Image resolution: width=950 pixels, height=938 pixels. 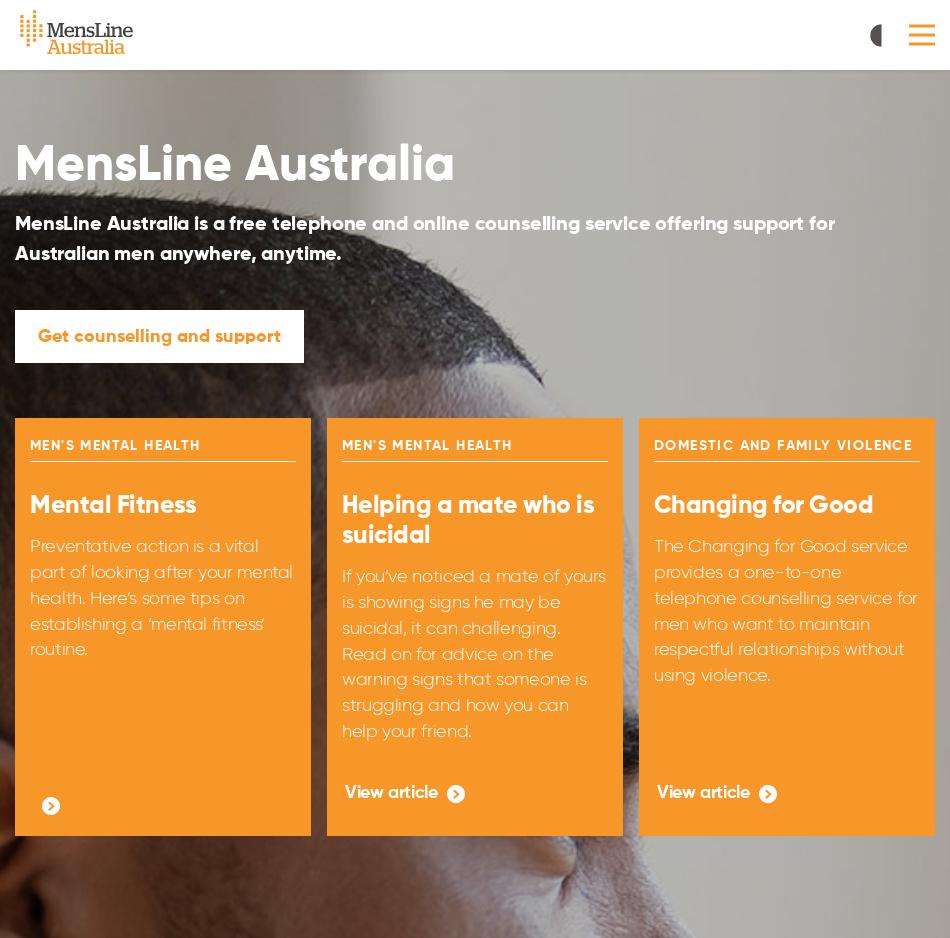 I want to click on 'Dads', so click(x=405, y=123).